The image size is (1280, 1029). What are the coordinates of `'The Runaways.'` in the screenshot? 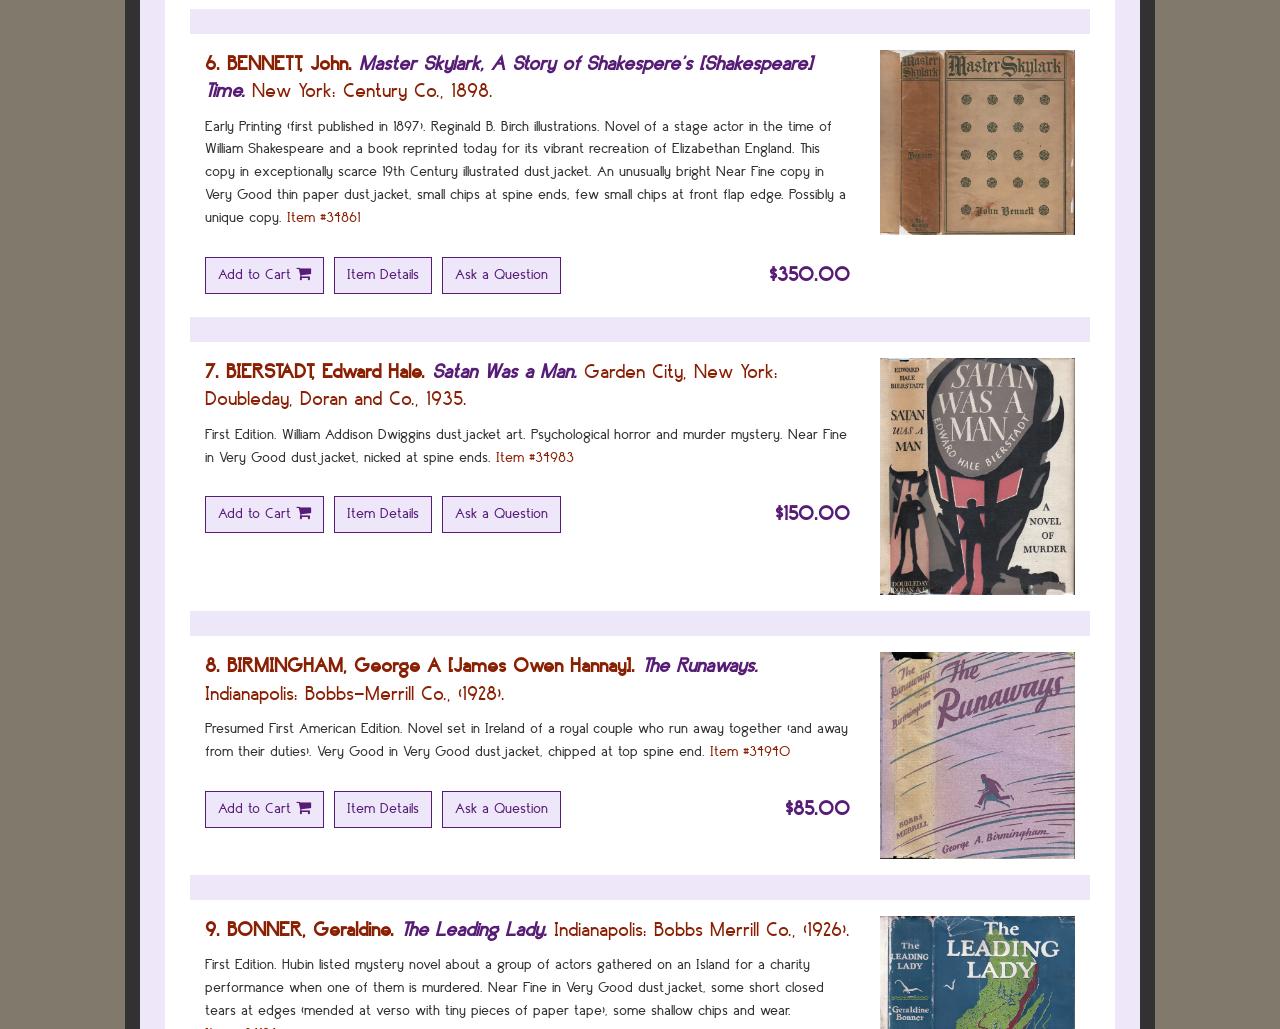 It's located at (700, 664).